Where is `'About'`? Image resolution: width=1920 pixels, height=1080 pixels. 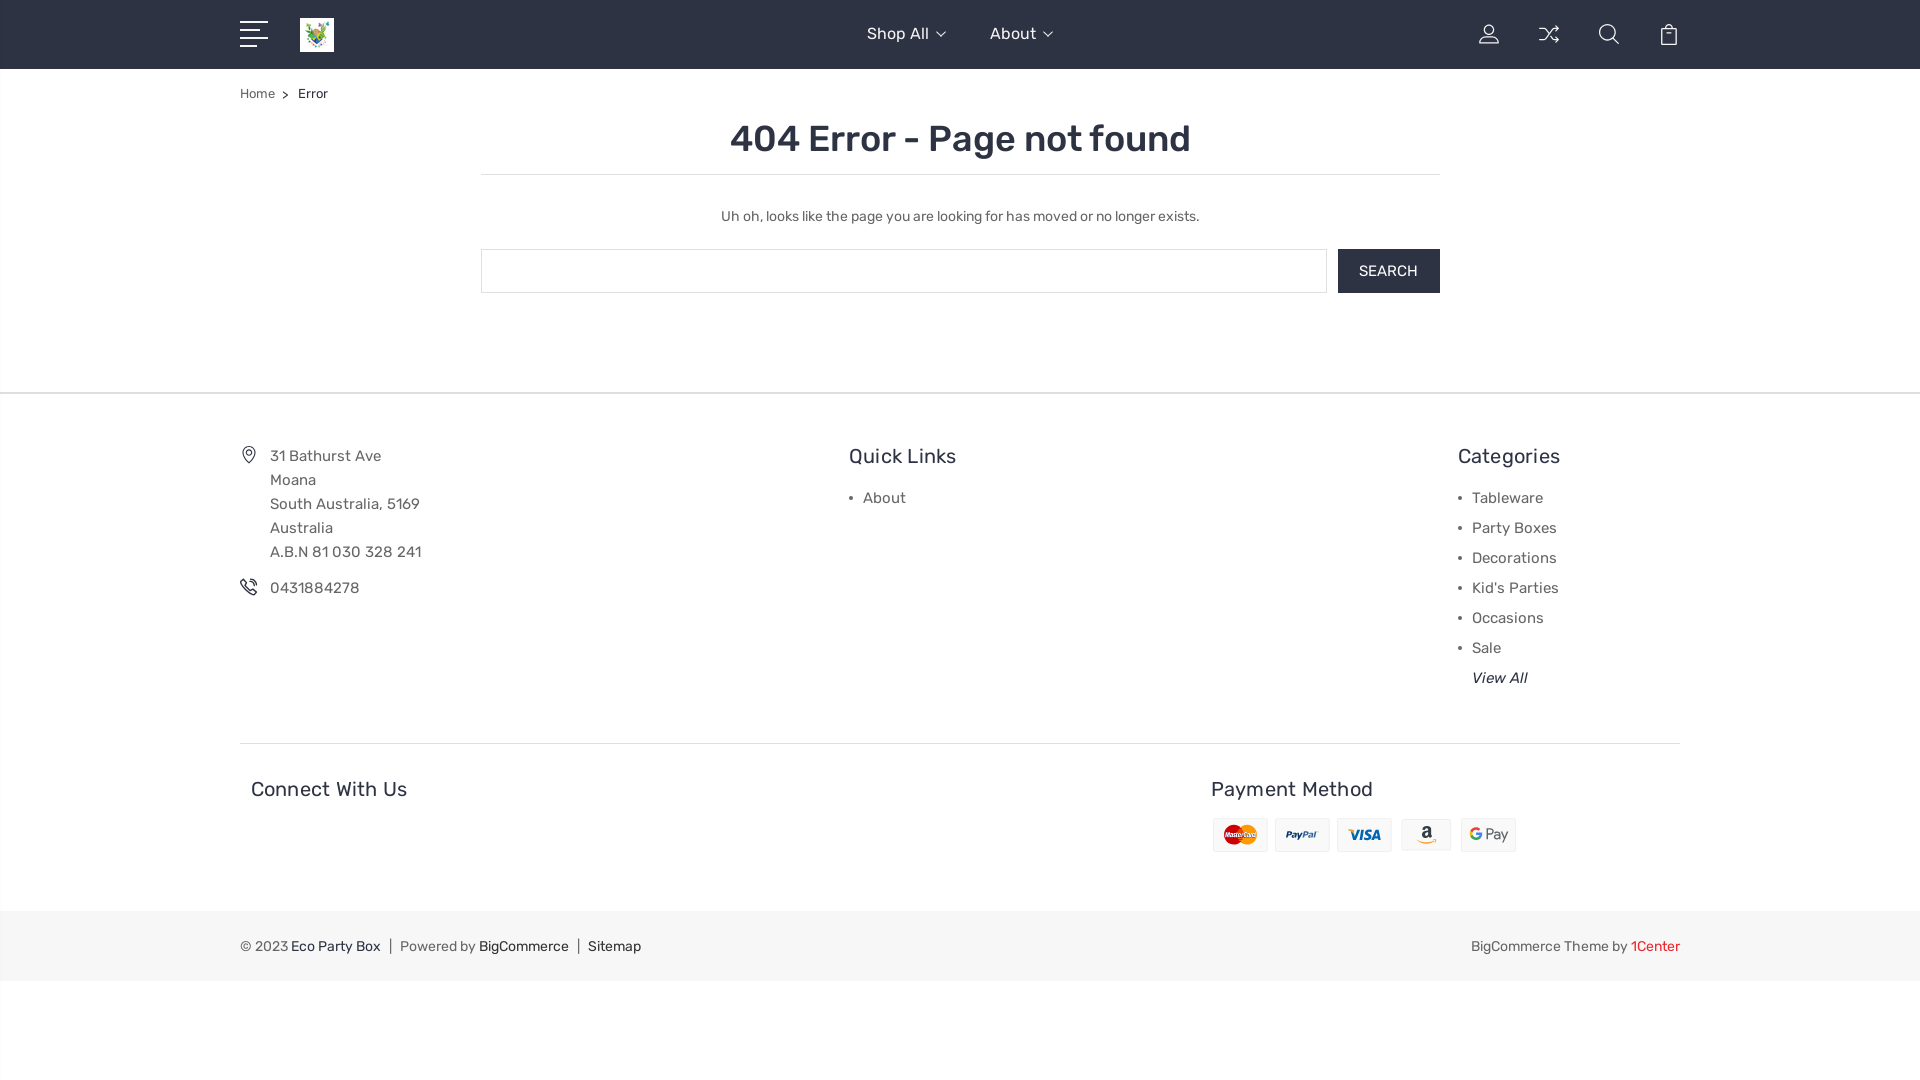
'About' is located at coordinates (1021, 45).